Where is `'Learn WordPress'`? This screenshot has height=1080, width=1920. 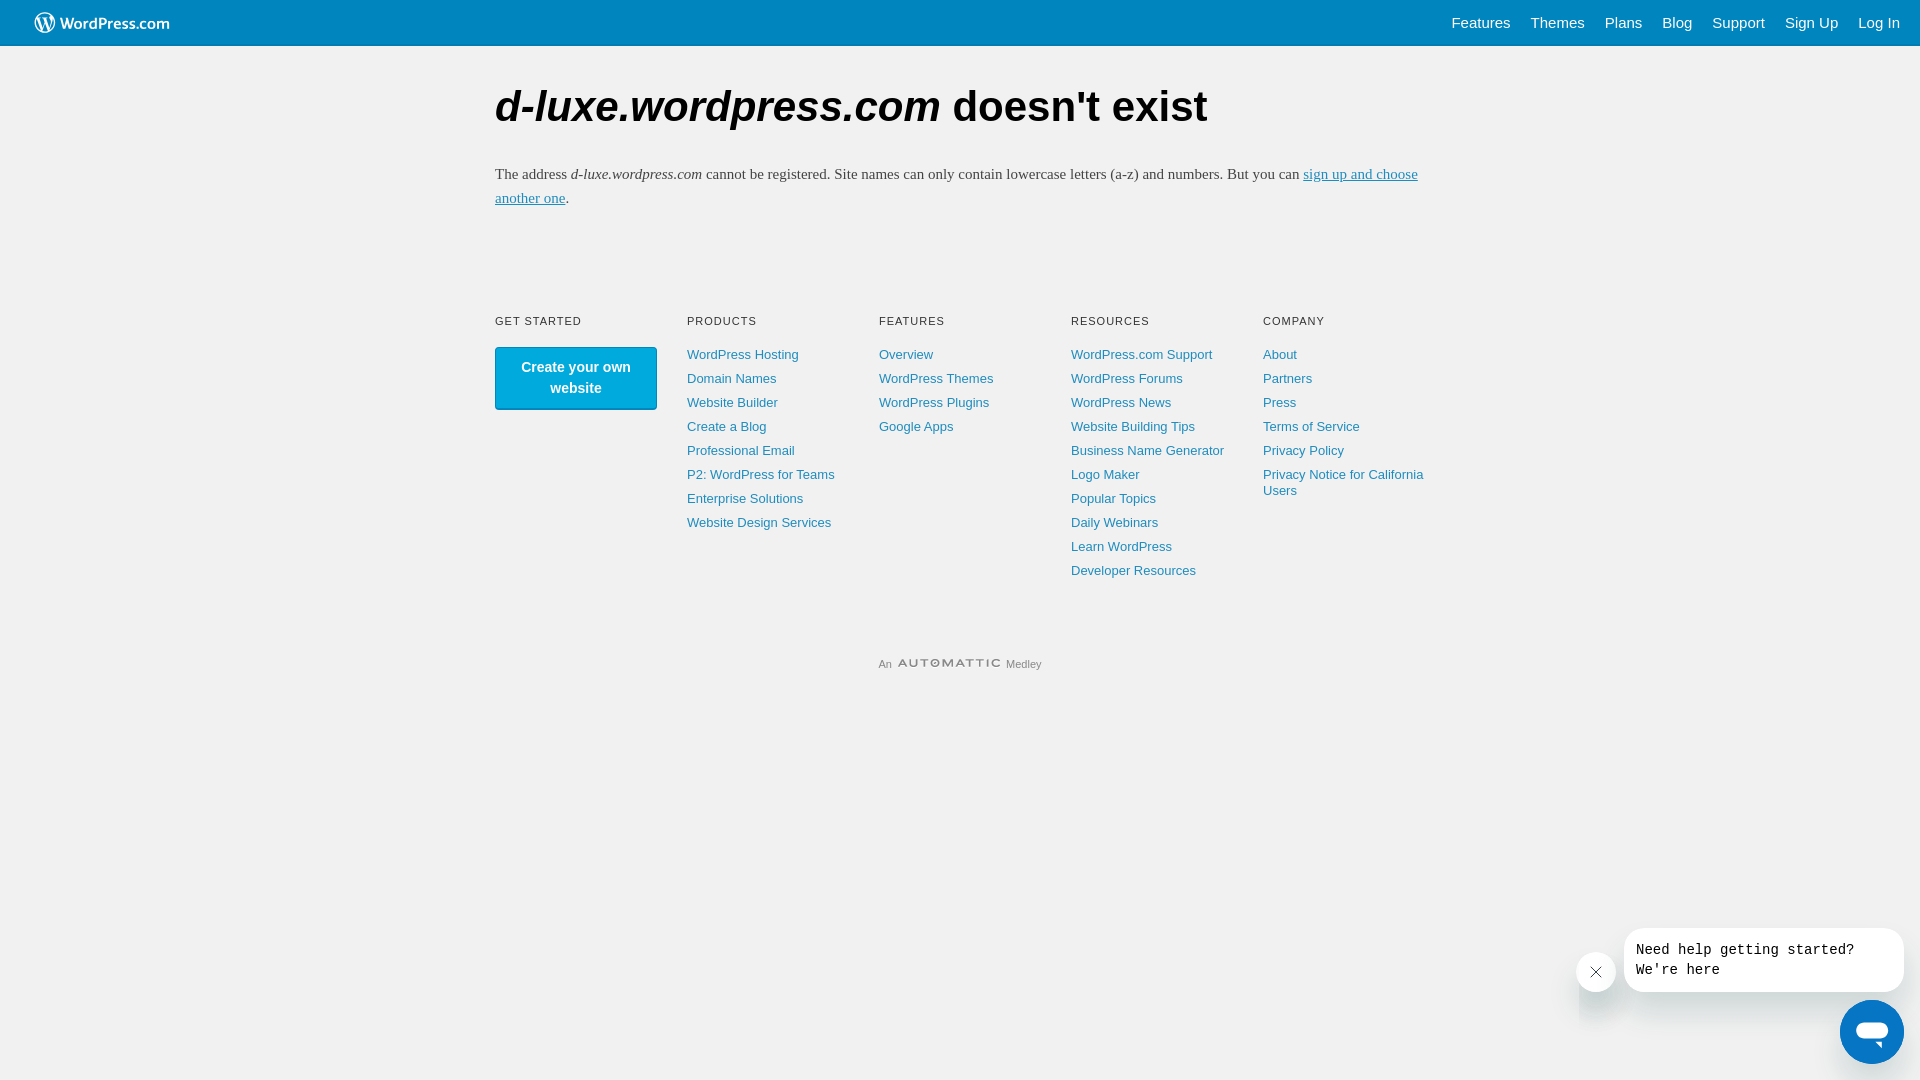
'Learn WordPress' is located at coordinates (1121, 546).